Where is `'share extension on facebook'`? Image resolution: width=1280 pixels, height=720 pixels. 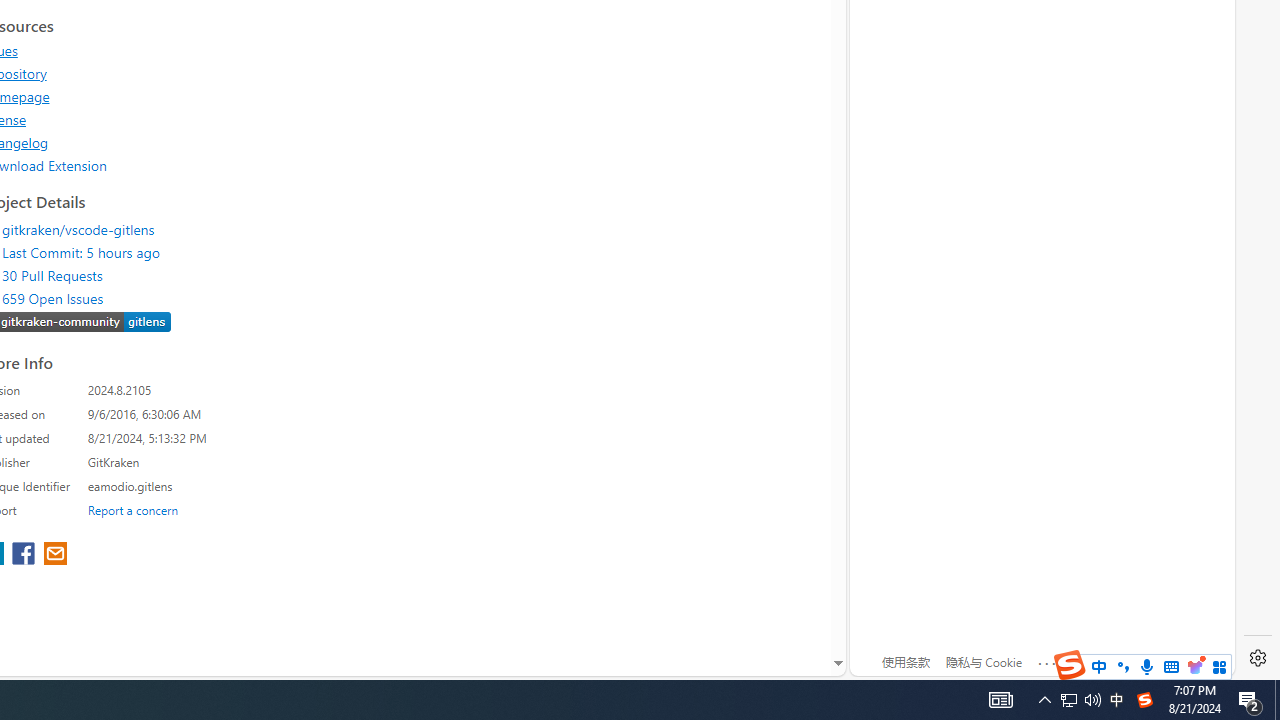 'share extension on facebook' is located at coordinates (26, 555).